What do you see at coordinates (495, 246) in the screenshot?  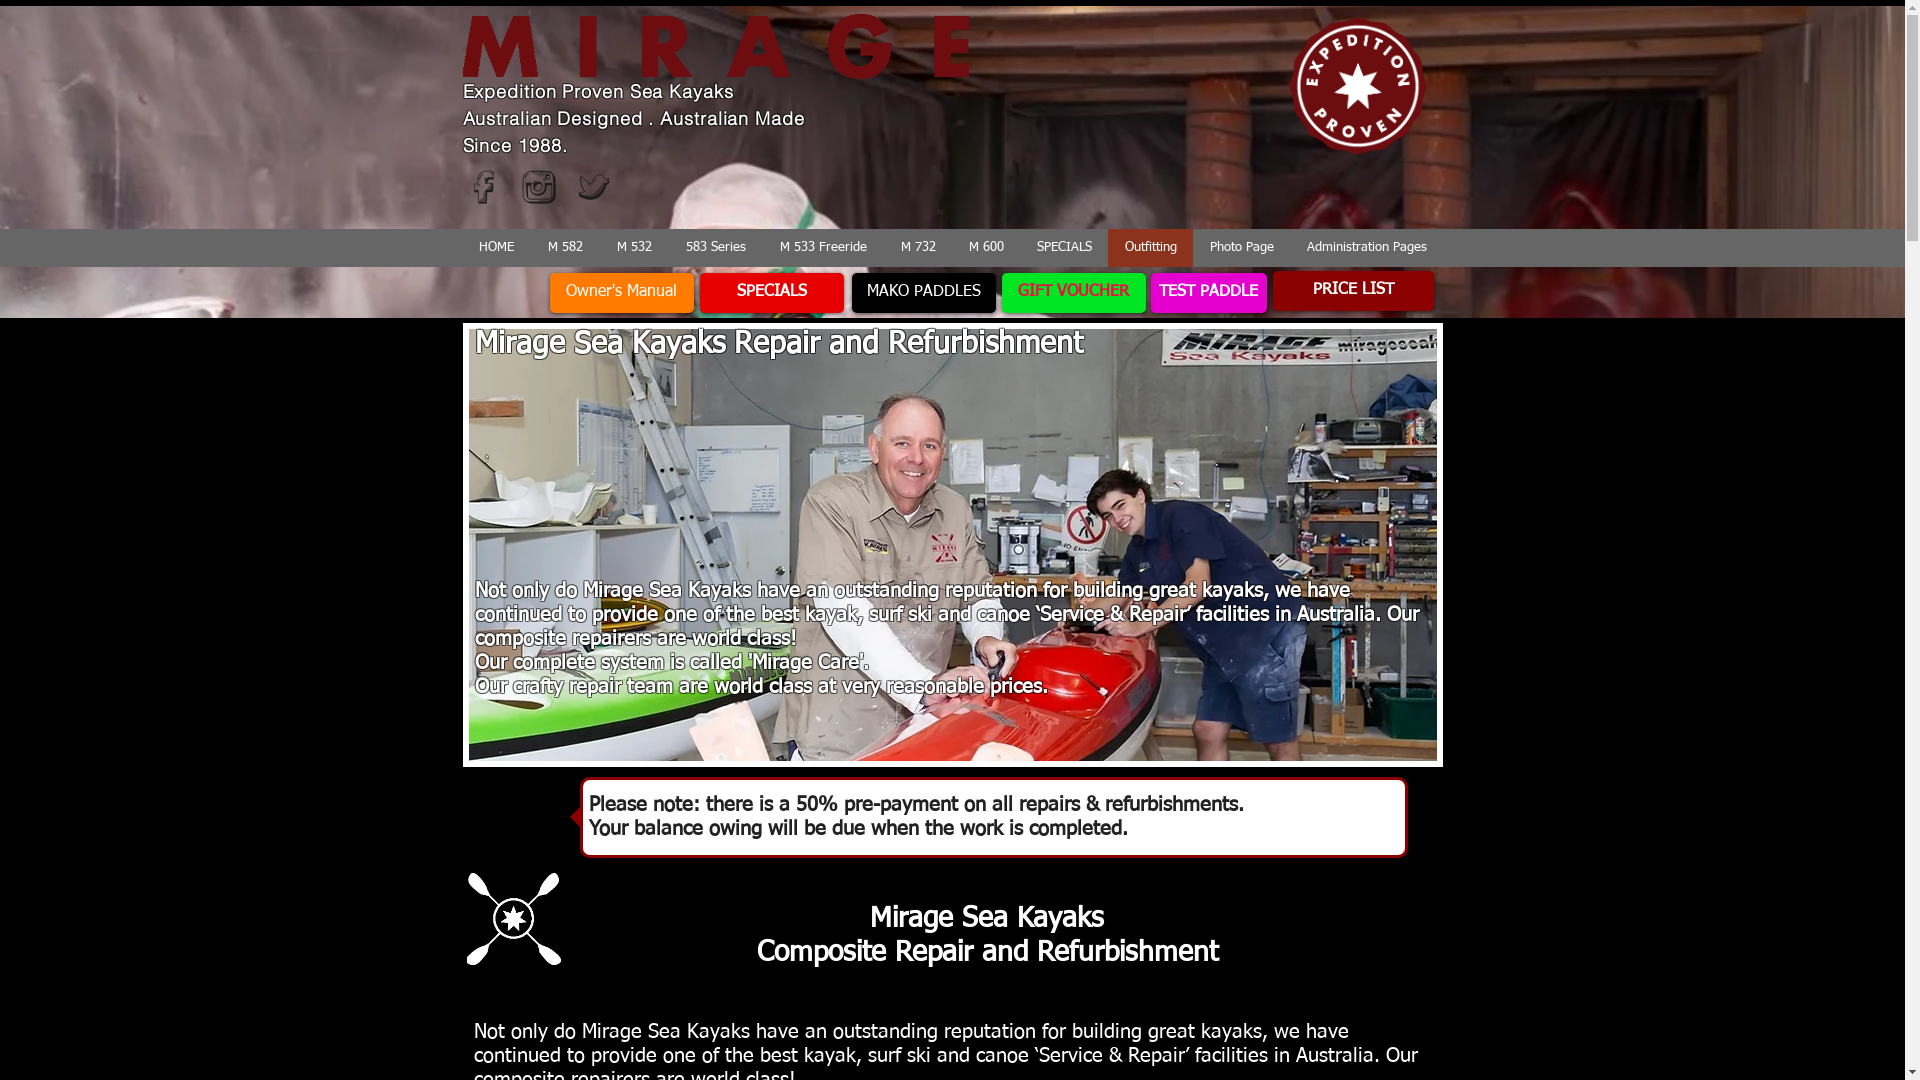 I see `'HOME'` at bounding box center [495, 246].